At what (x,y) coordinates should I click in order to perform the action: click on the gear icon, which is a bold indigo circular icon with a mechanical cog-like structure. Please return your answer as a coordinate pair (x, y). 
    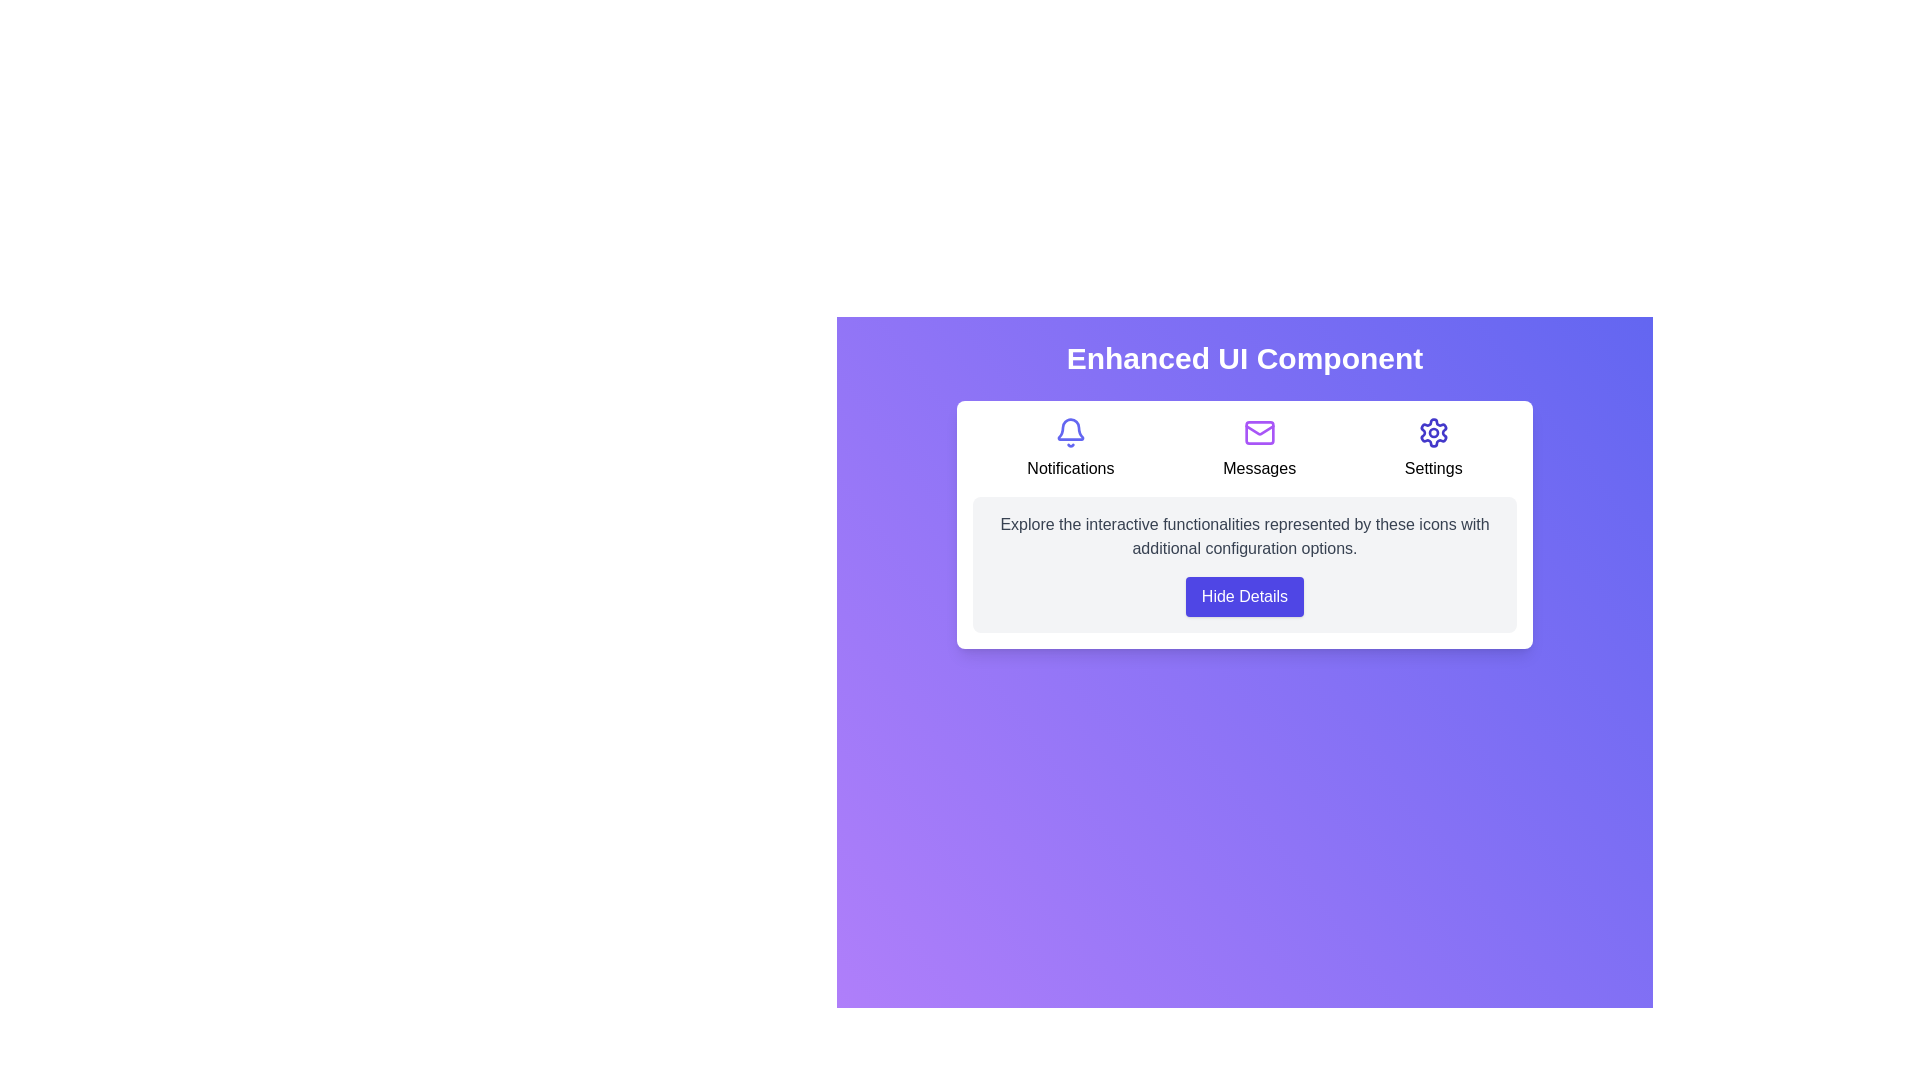
    Looking at the image, I should click on (1432, 431).